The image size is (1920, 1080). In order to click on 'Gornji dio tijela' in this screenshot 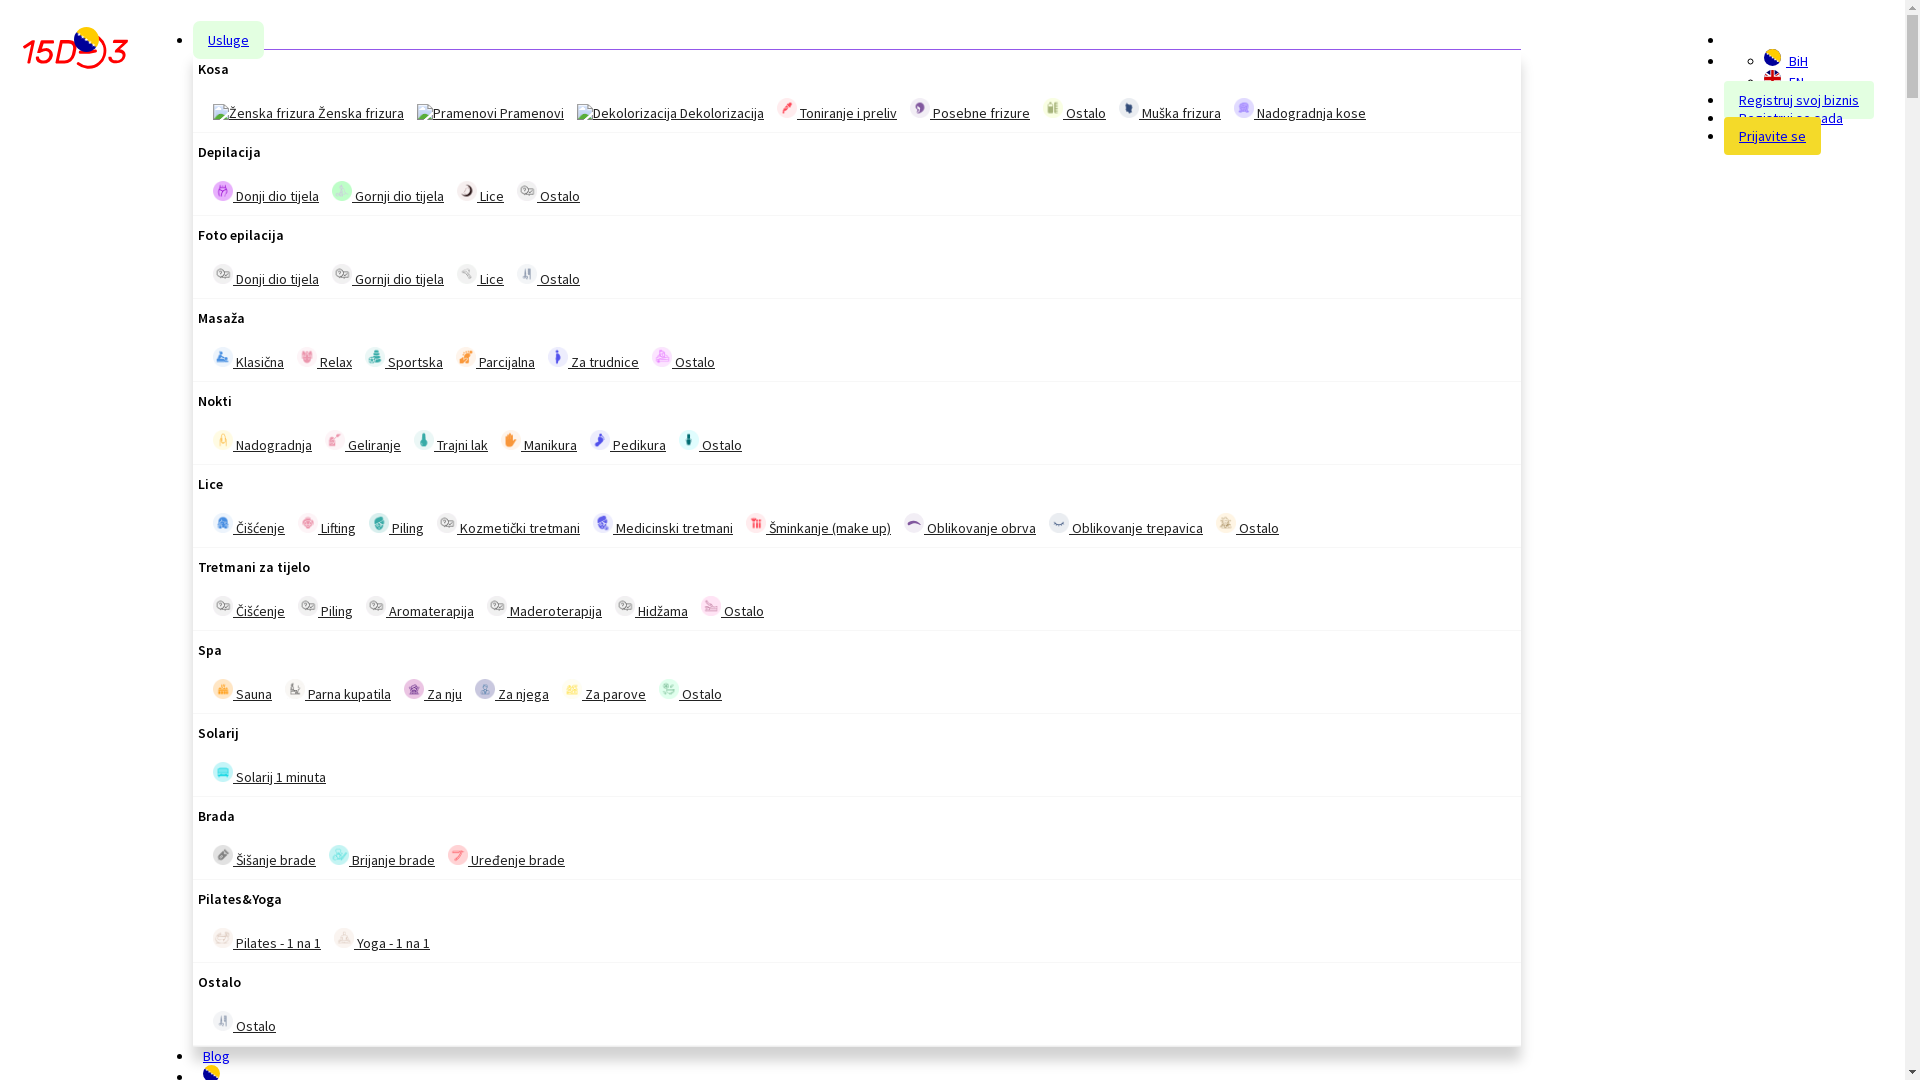, I will do `click(326, 192)`.